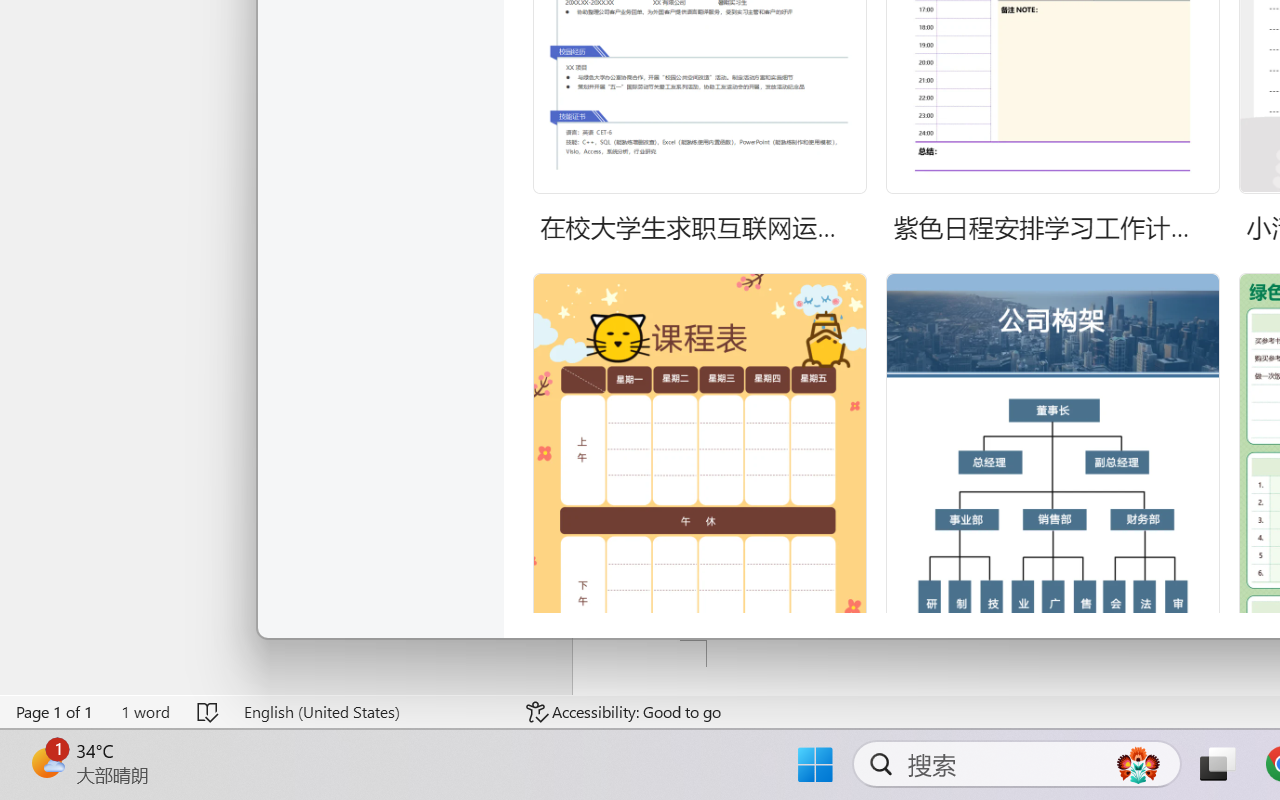 The height and width of the screenshot is (800, 1280). I want to click on 'Accessibility Checker Accessibility: Good to go', so click(623, 711).